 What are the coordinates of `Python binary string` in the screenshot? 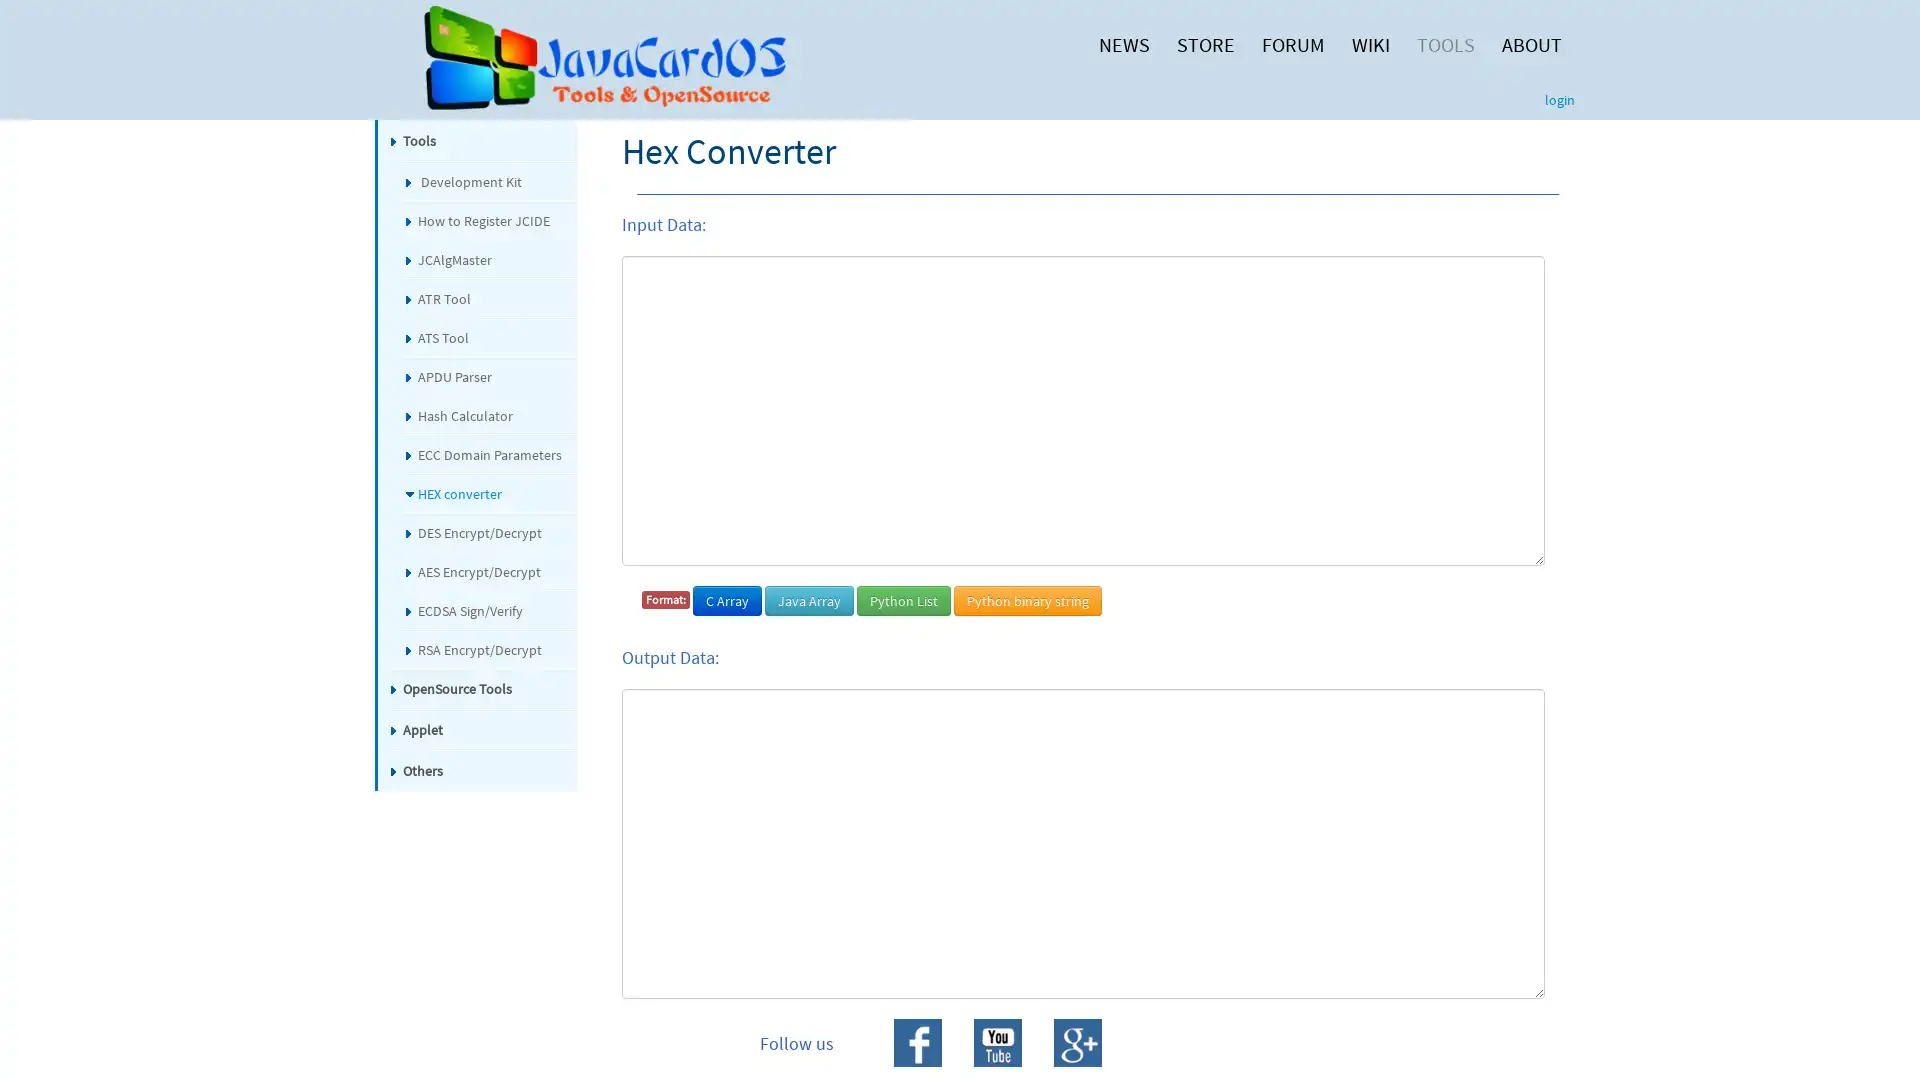 It's located at (1027, 599).